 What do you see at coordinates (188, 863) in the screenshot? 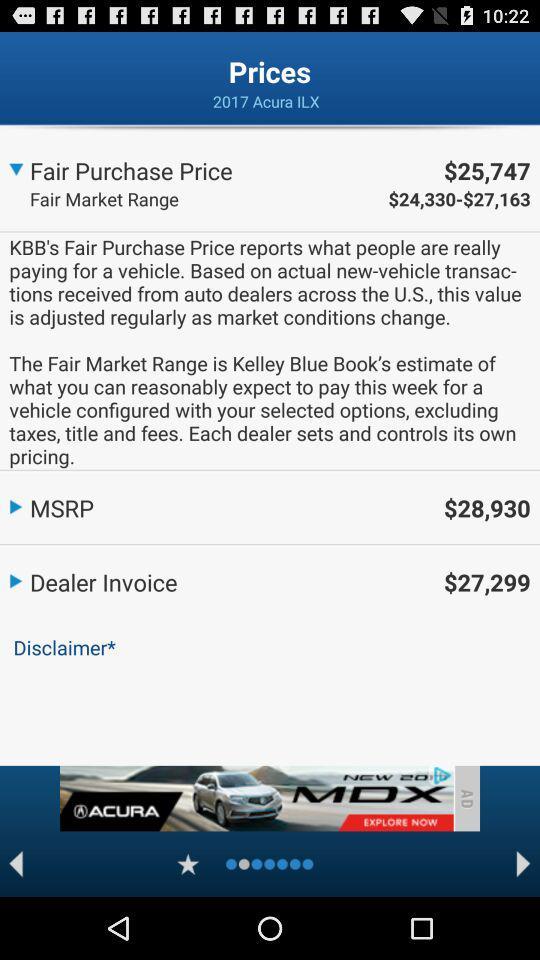
I see `favorite` at bounding box center [188, 863].